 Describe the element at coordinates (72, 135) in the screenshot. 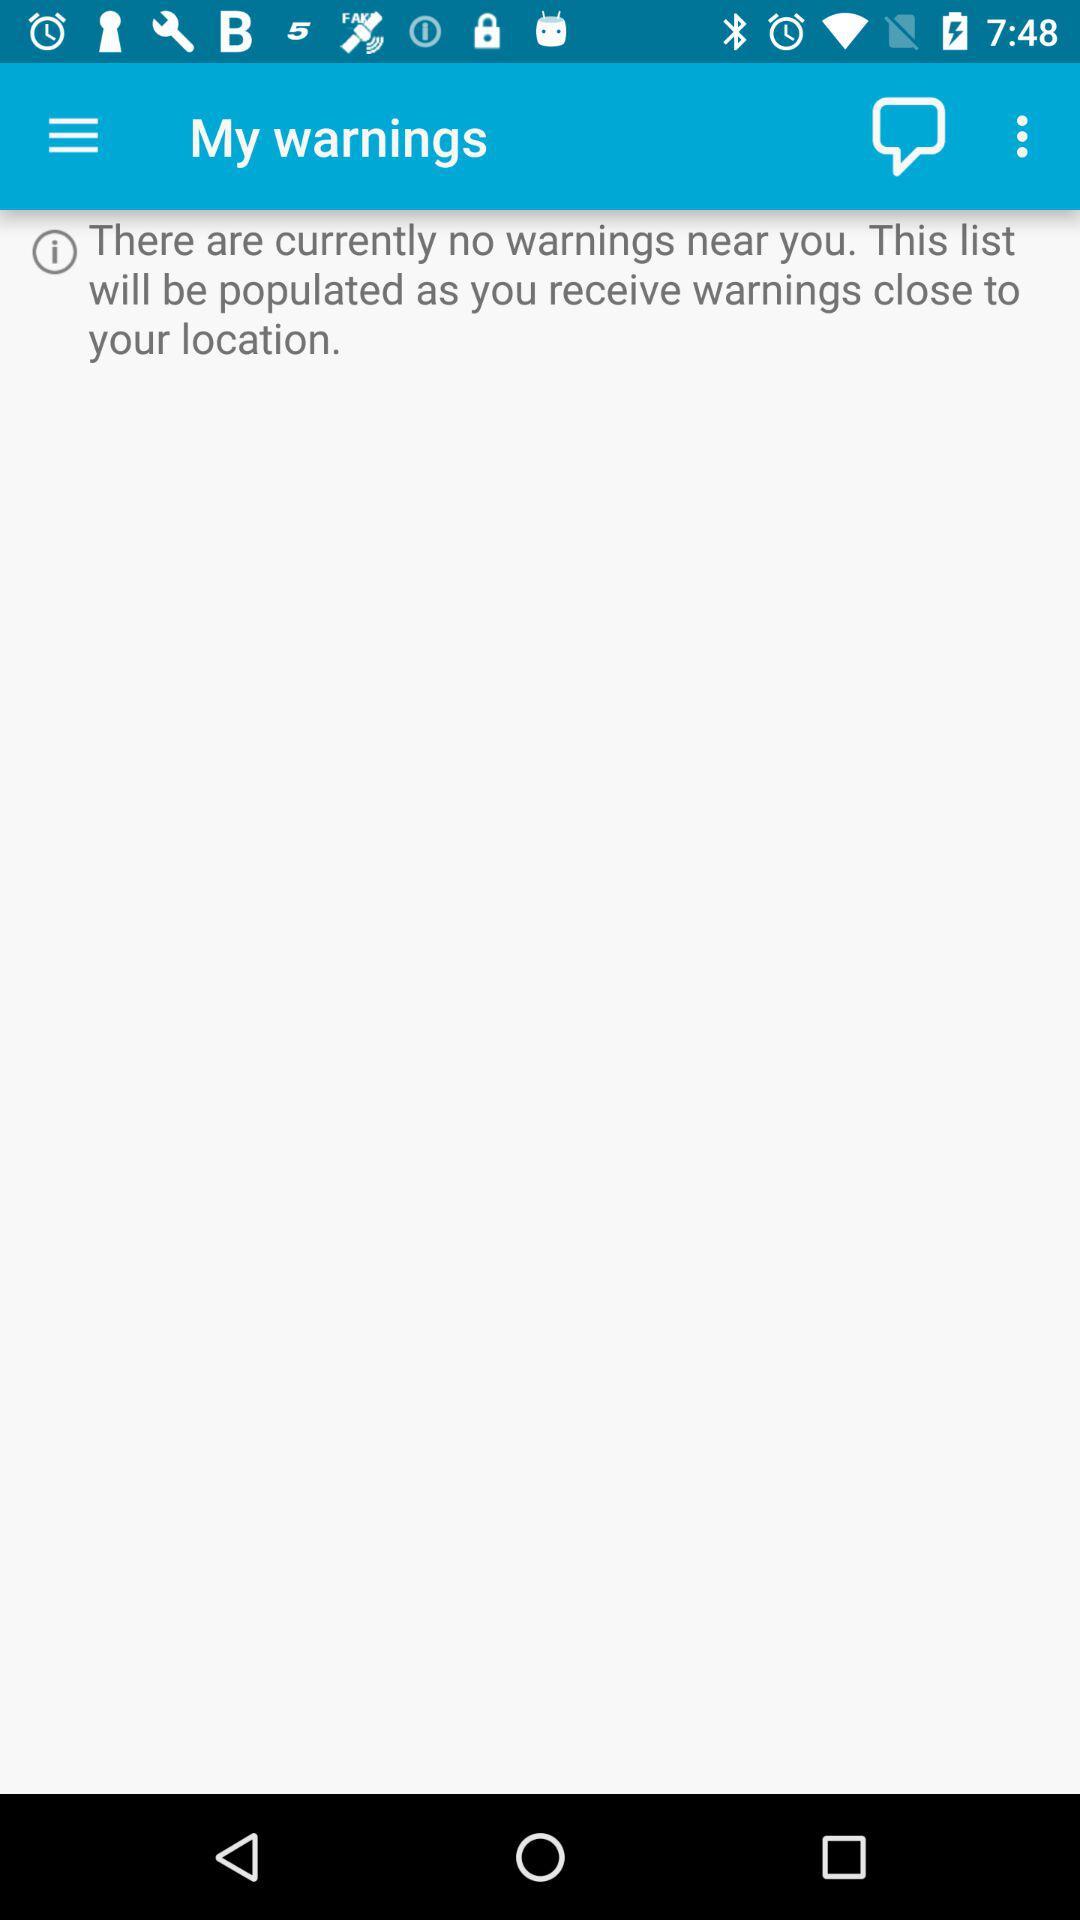

I see `app to the left of the my warnings icon` at that location.